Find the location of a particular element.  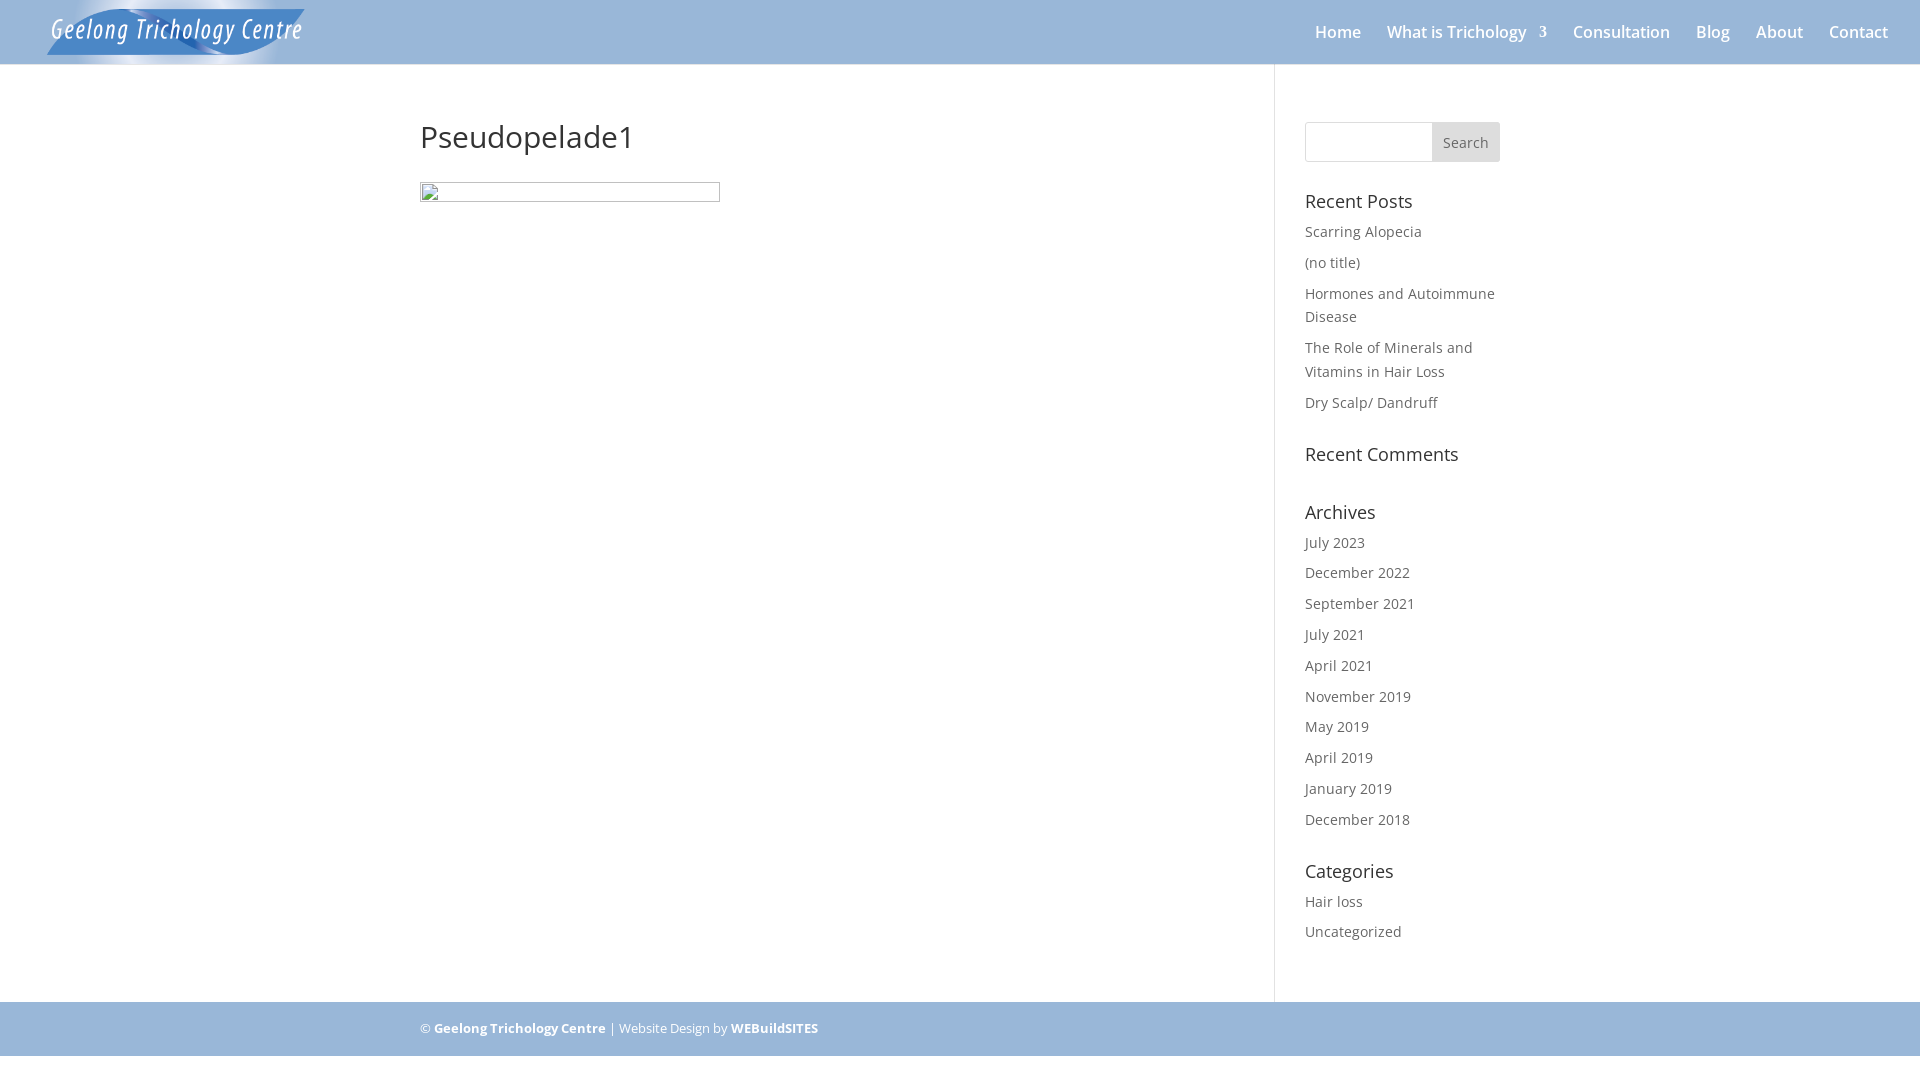

'Blog' is located at coordinates (1712, 44).